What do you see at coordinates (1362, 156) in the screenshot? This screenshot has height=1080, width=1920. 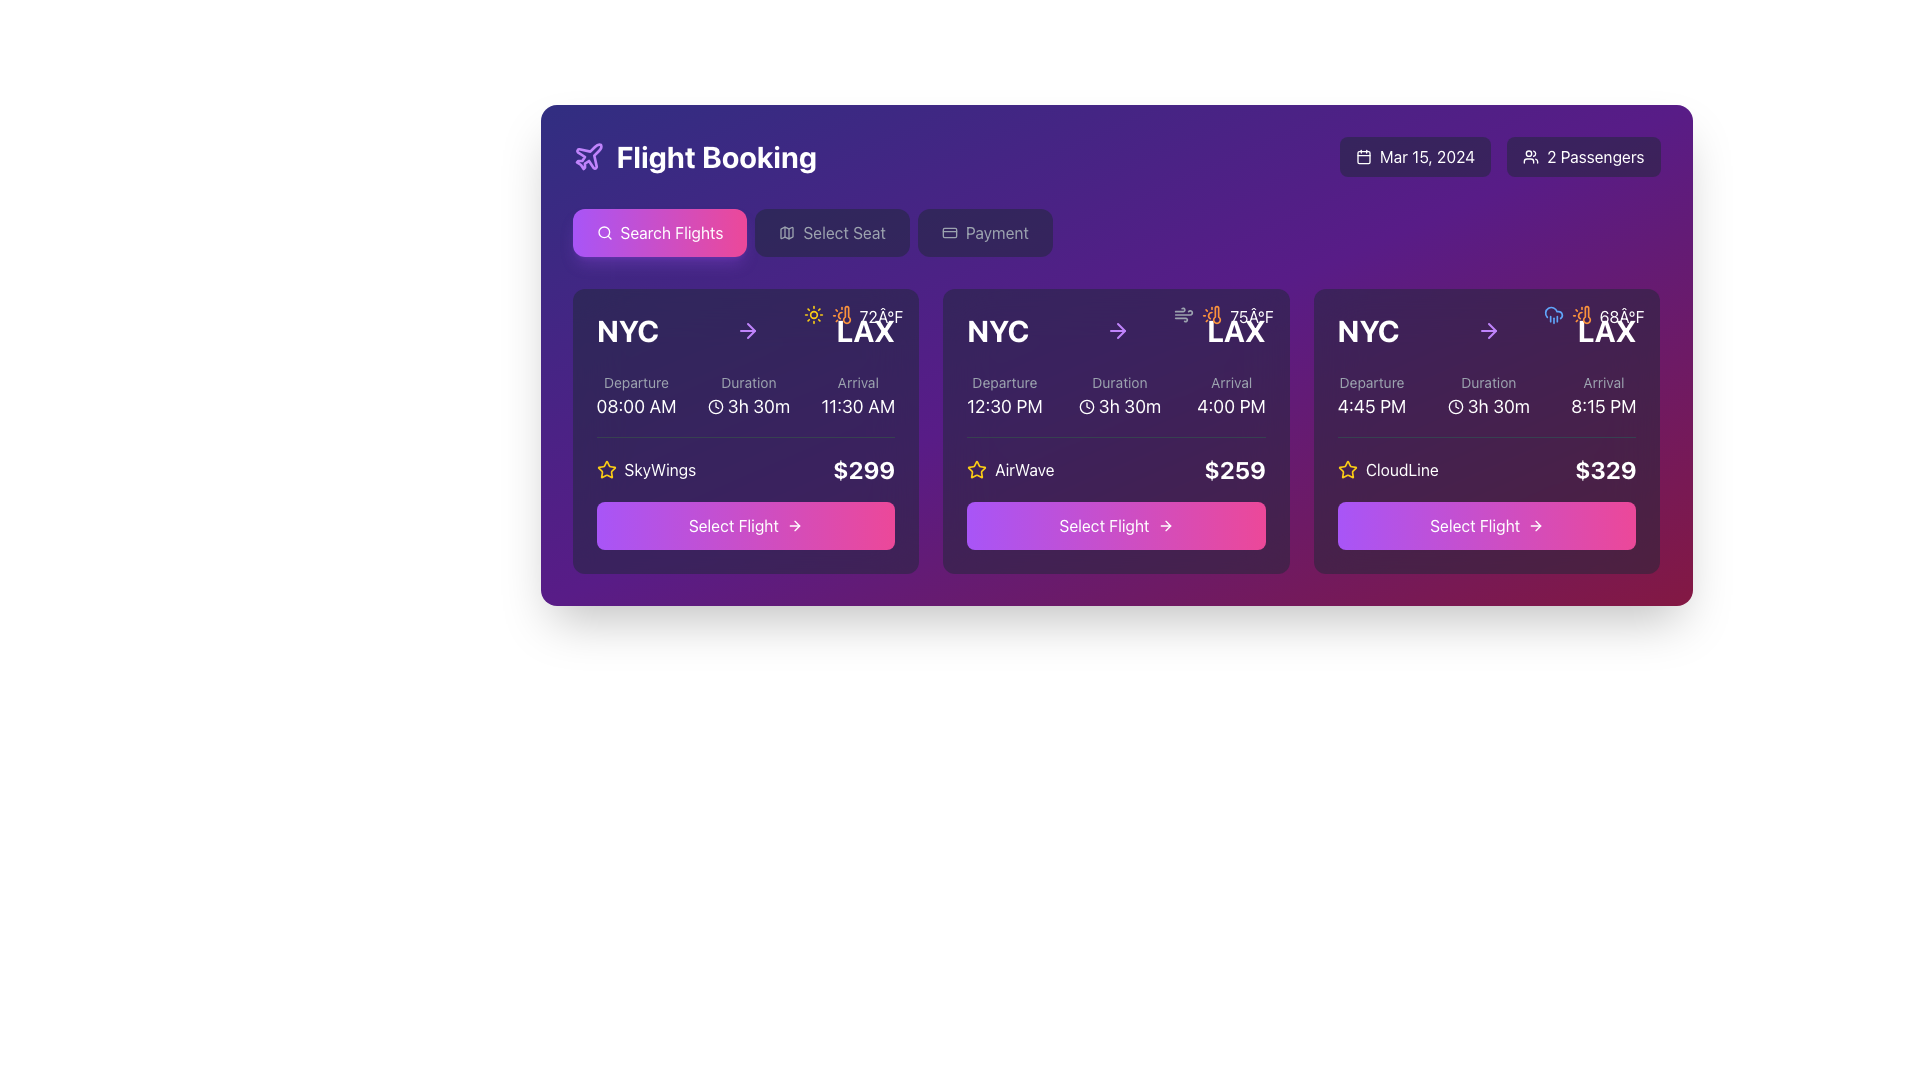 I see `the rounded rectangle element within the calendar icon located in the top-right toolbar, specifically positioned to the left of the date display text 'Mar 15, 2024'` at bounding box center [1362, 156].